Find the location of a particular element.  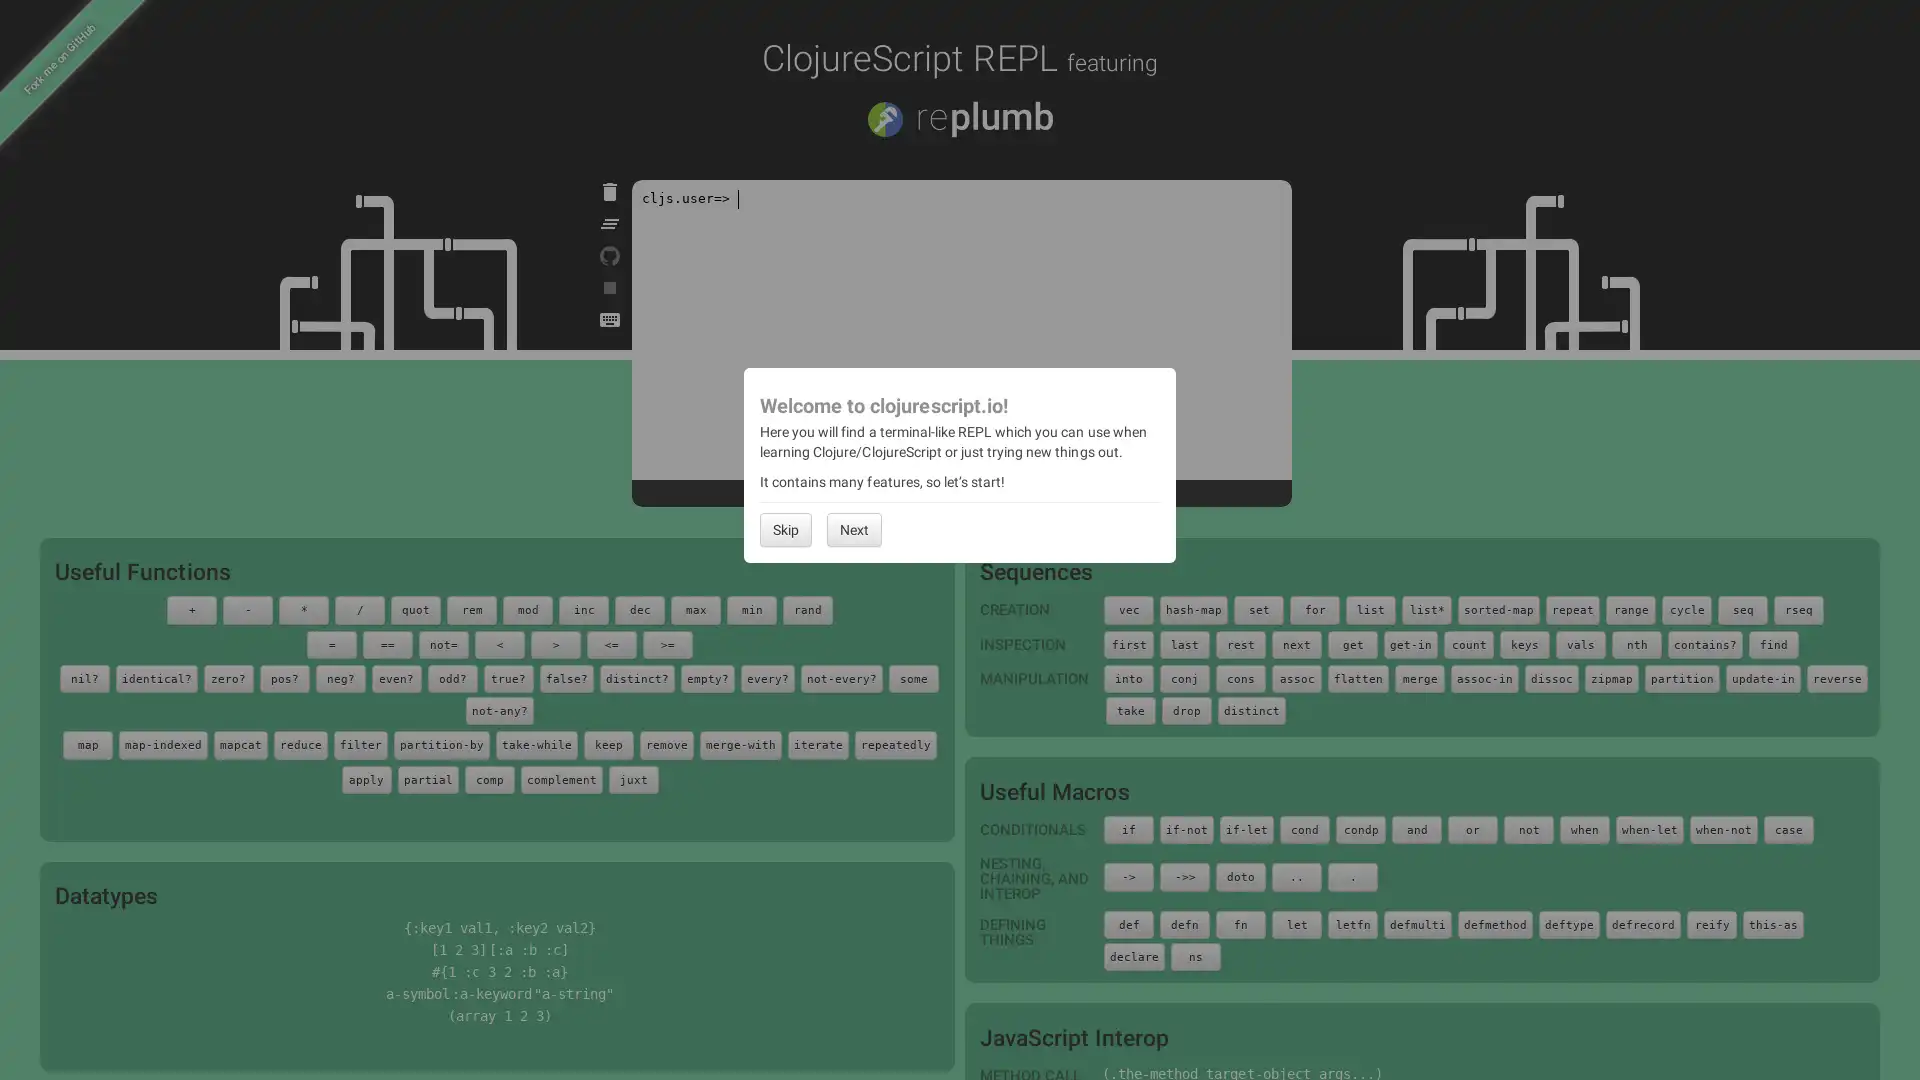

+ is located at coordinates (192, 608).